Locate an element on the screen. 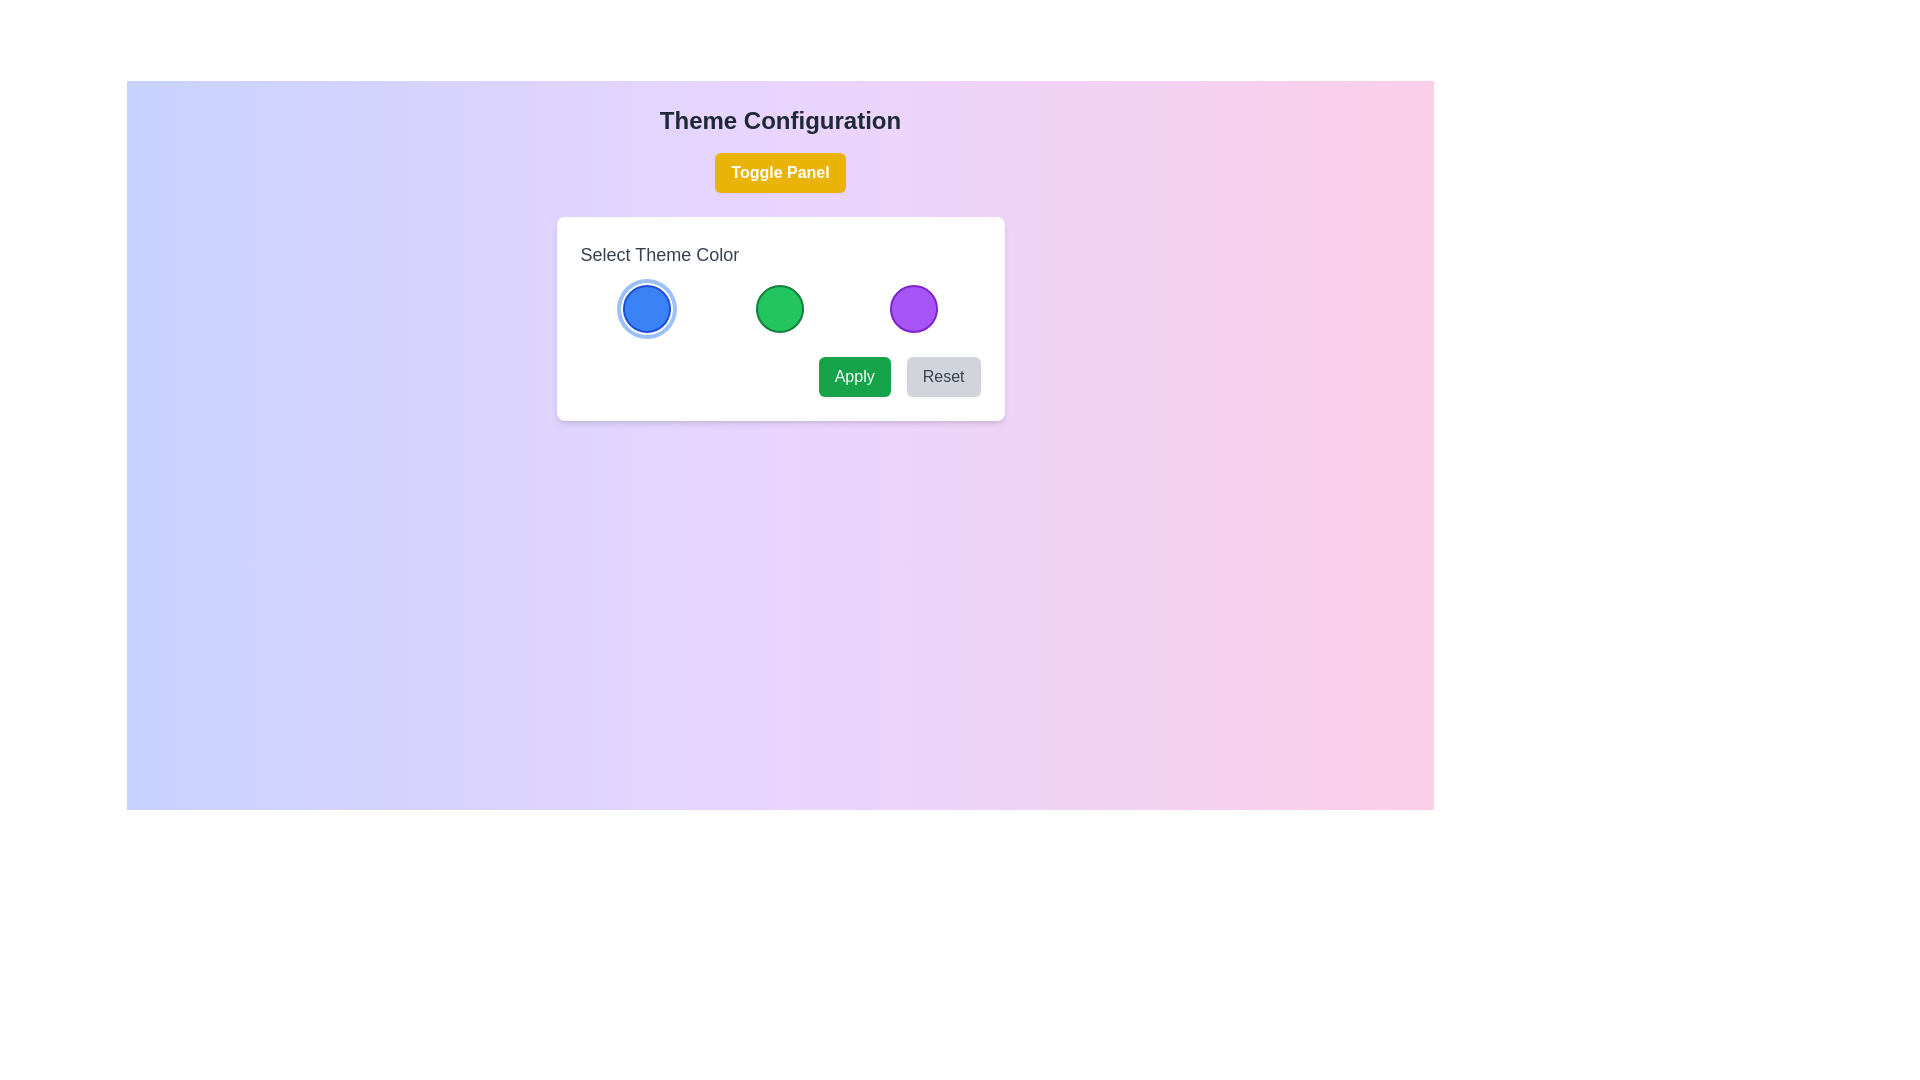  the green circular button with a dark green border, located between a blue circle and a purple circle on a white panel is located at coordinates (779, 308).